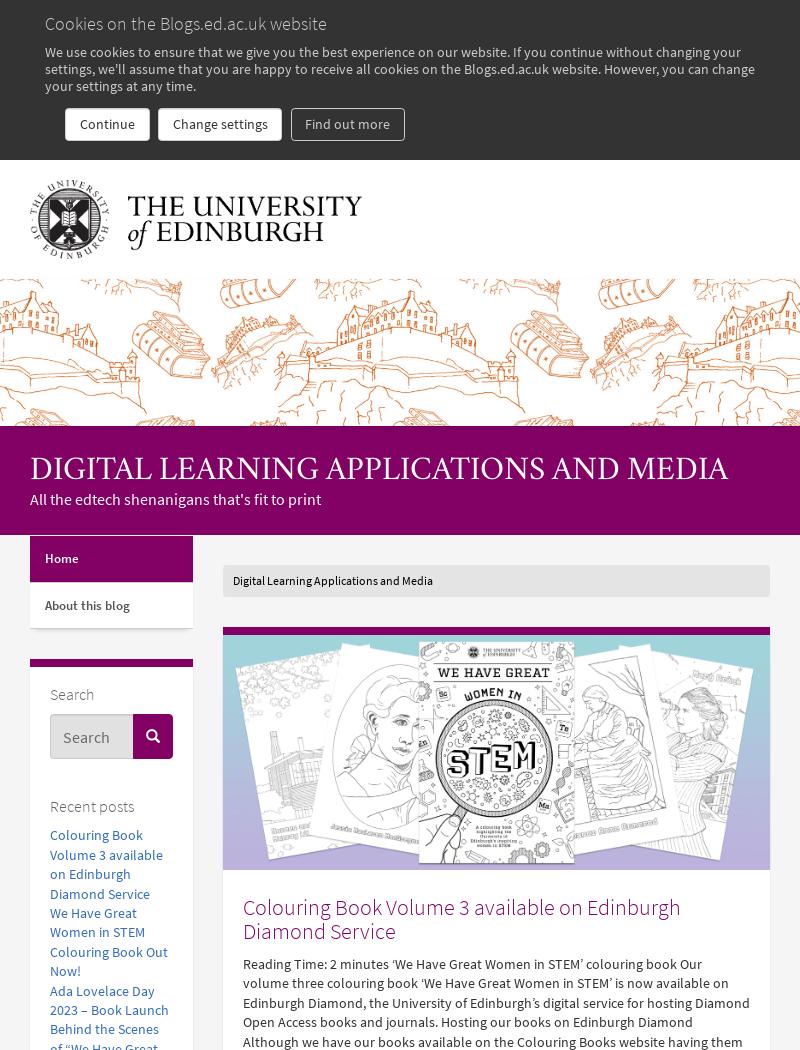 This screenshot has height=1050, width=800. Describe the element at coordinates (108, 1000) in the screenshot. I see `'Ada Lovelace Day 2023 – Book Launch'` at that location.